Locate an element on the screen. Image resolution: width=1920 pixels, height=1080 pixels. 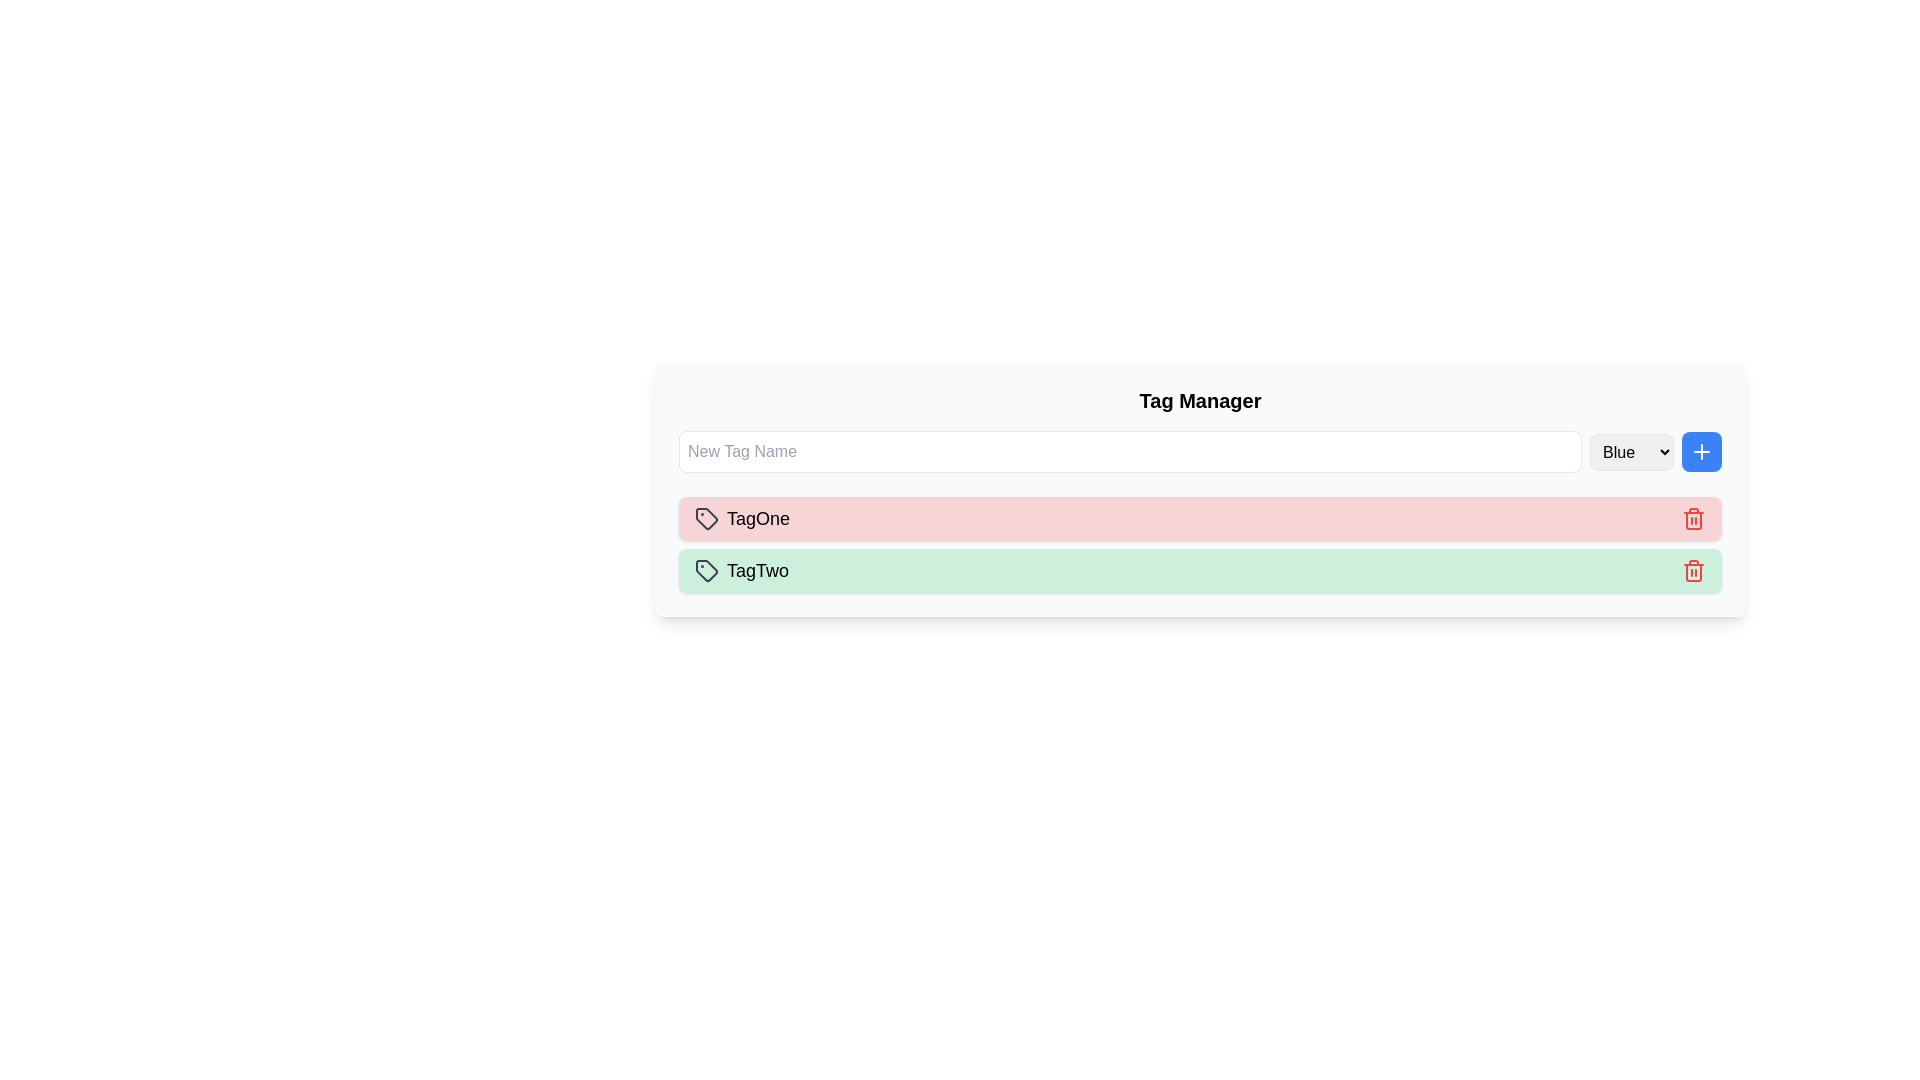
the tag icon located immediately to the left of the text labeled 'TagTwo', which features a polygonal outline and a circular cutout is located at coordinates (706, 570).